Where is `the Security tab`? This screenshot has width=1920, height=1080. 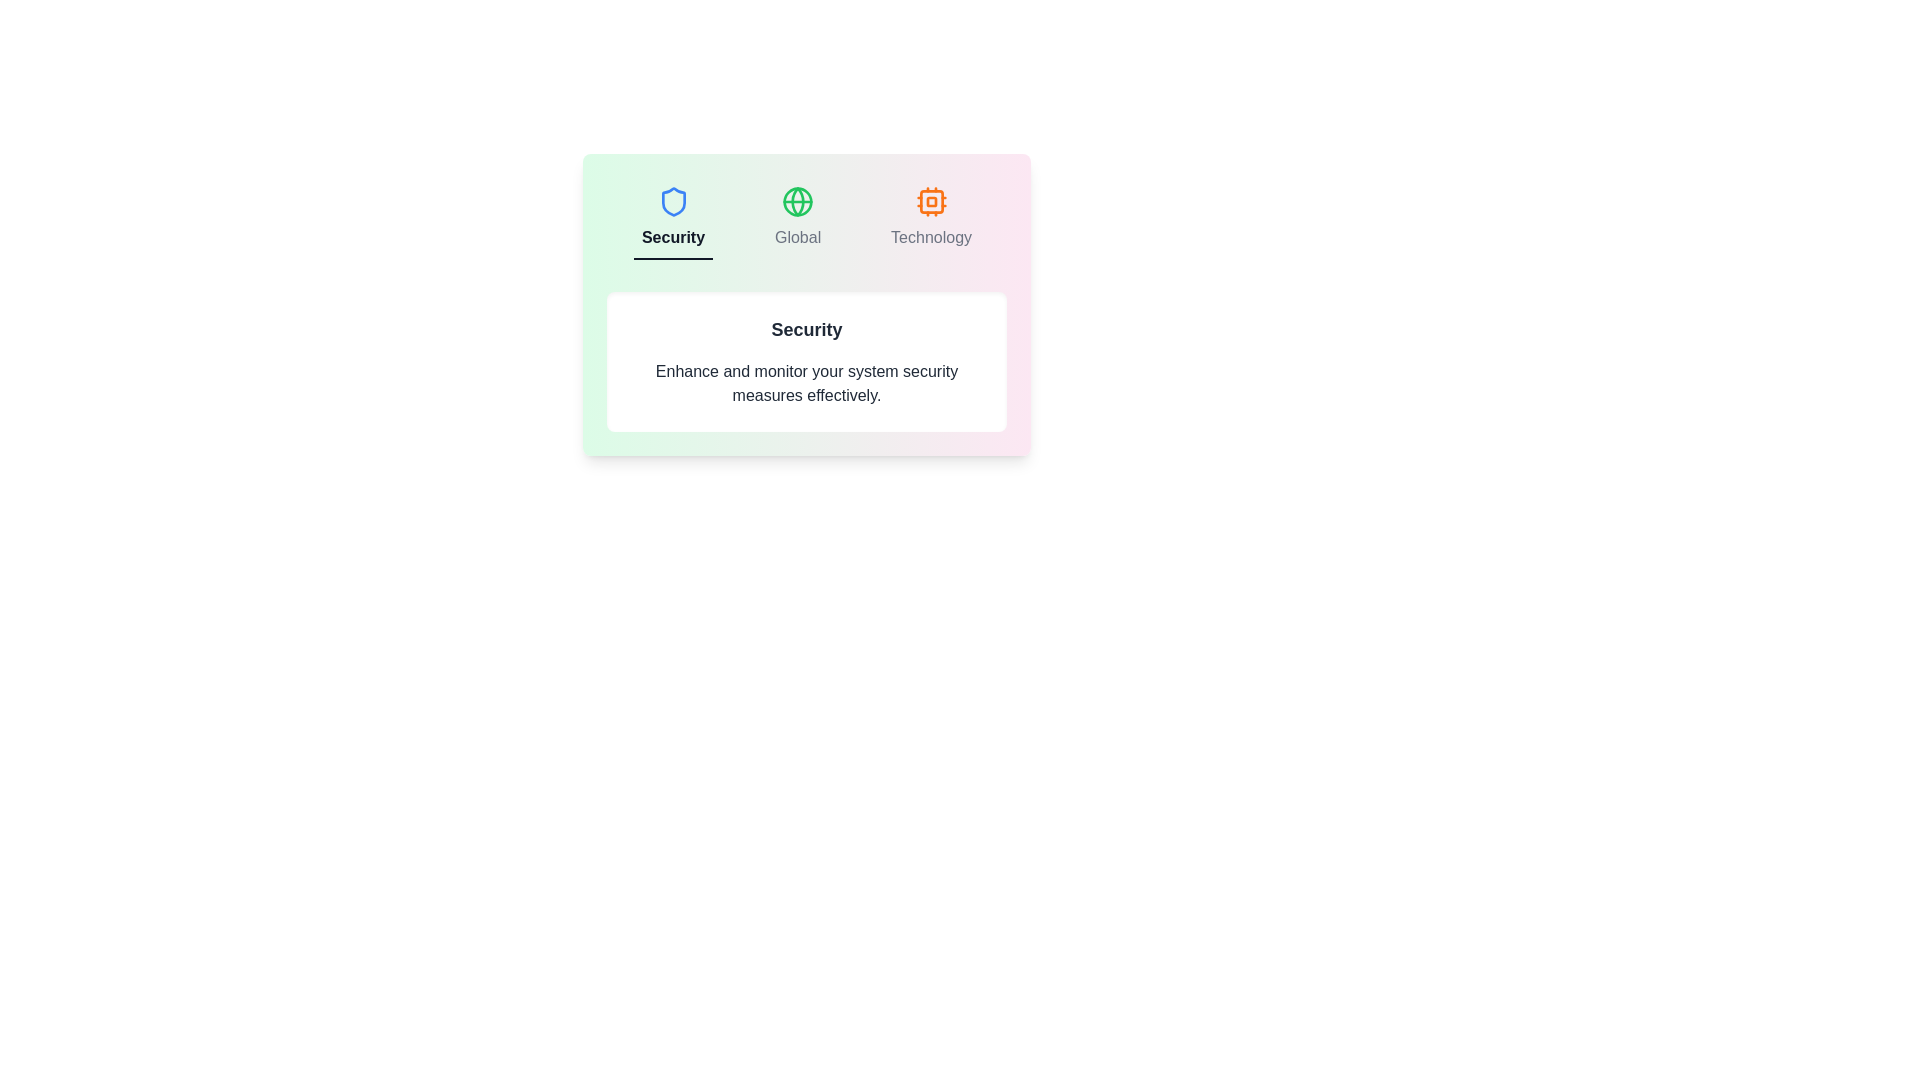
the Security tab is located at coordinates (673, 219).